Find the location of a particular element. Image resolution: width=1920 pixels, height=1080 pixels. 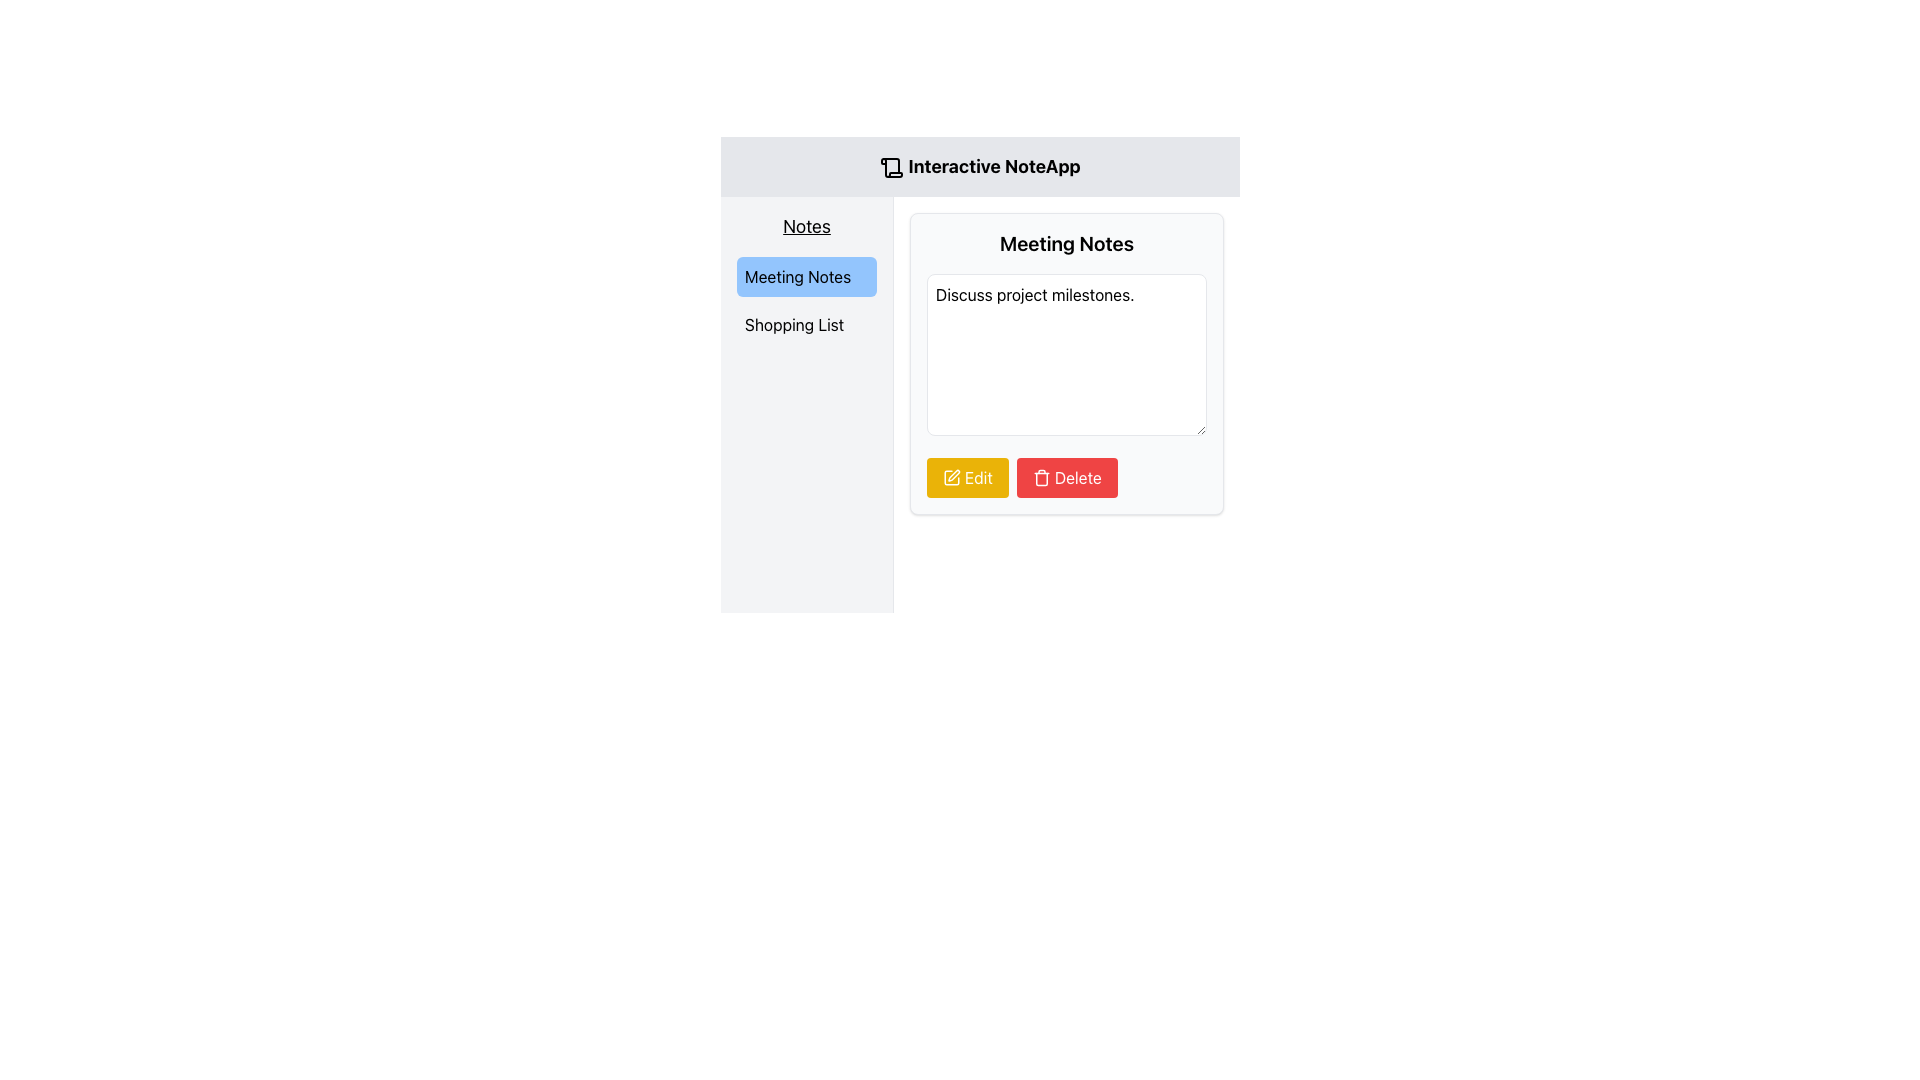

the yellow 'Edit' button located in the right-side panel under 'Meeting Notes' is located at coordinates (950, 478).